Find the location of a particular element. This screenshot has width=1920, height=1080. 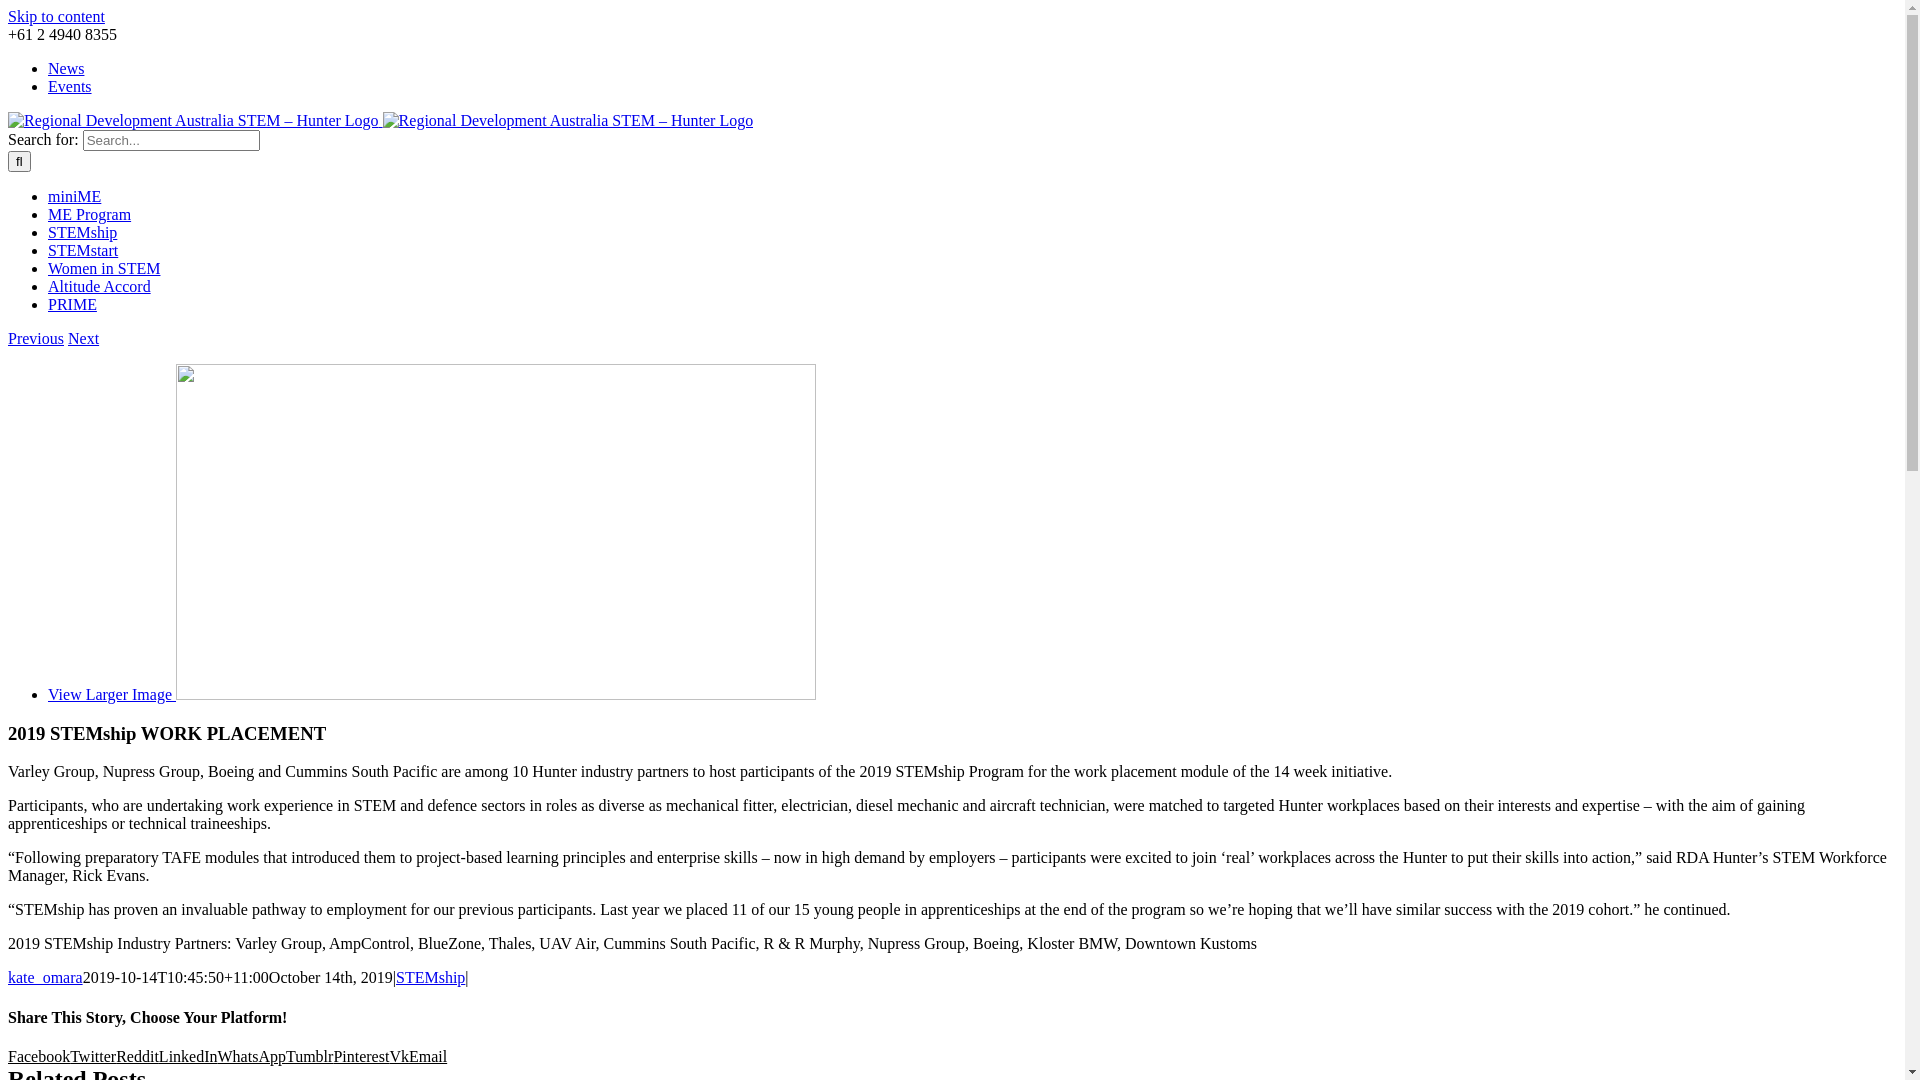

'News' is located at coordinates (48, 67).